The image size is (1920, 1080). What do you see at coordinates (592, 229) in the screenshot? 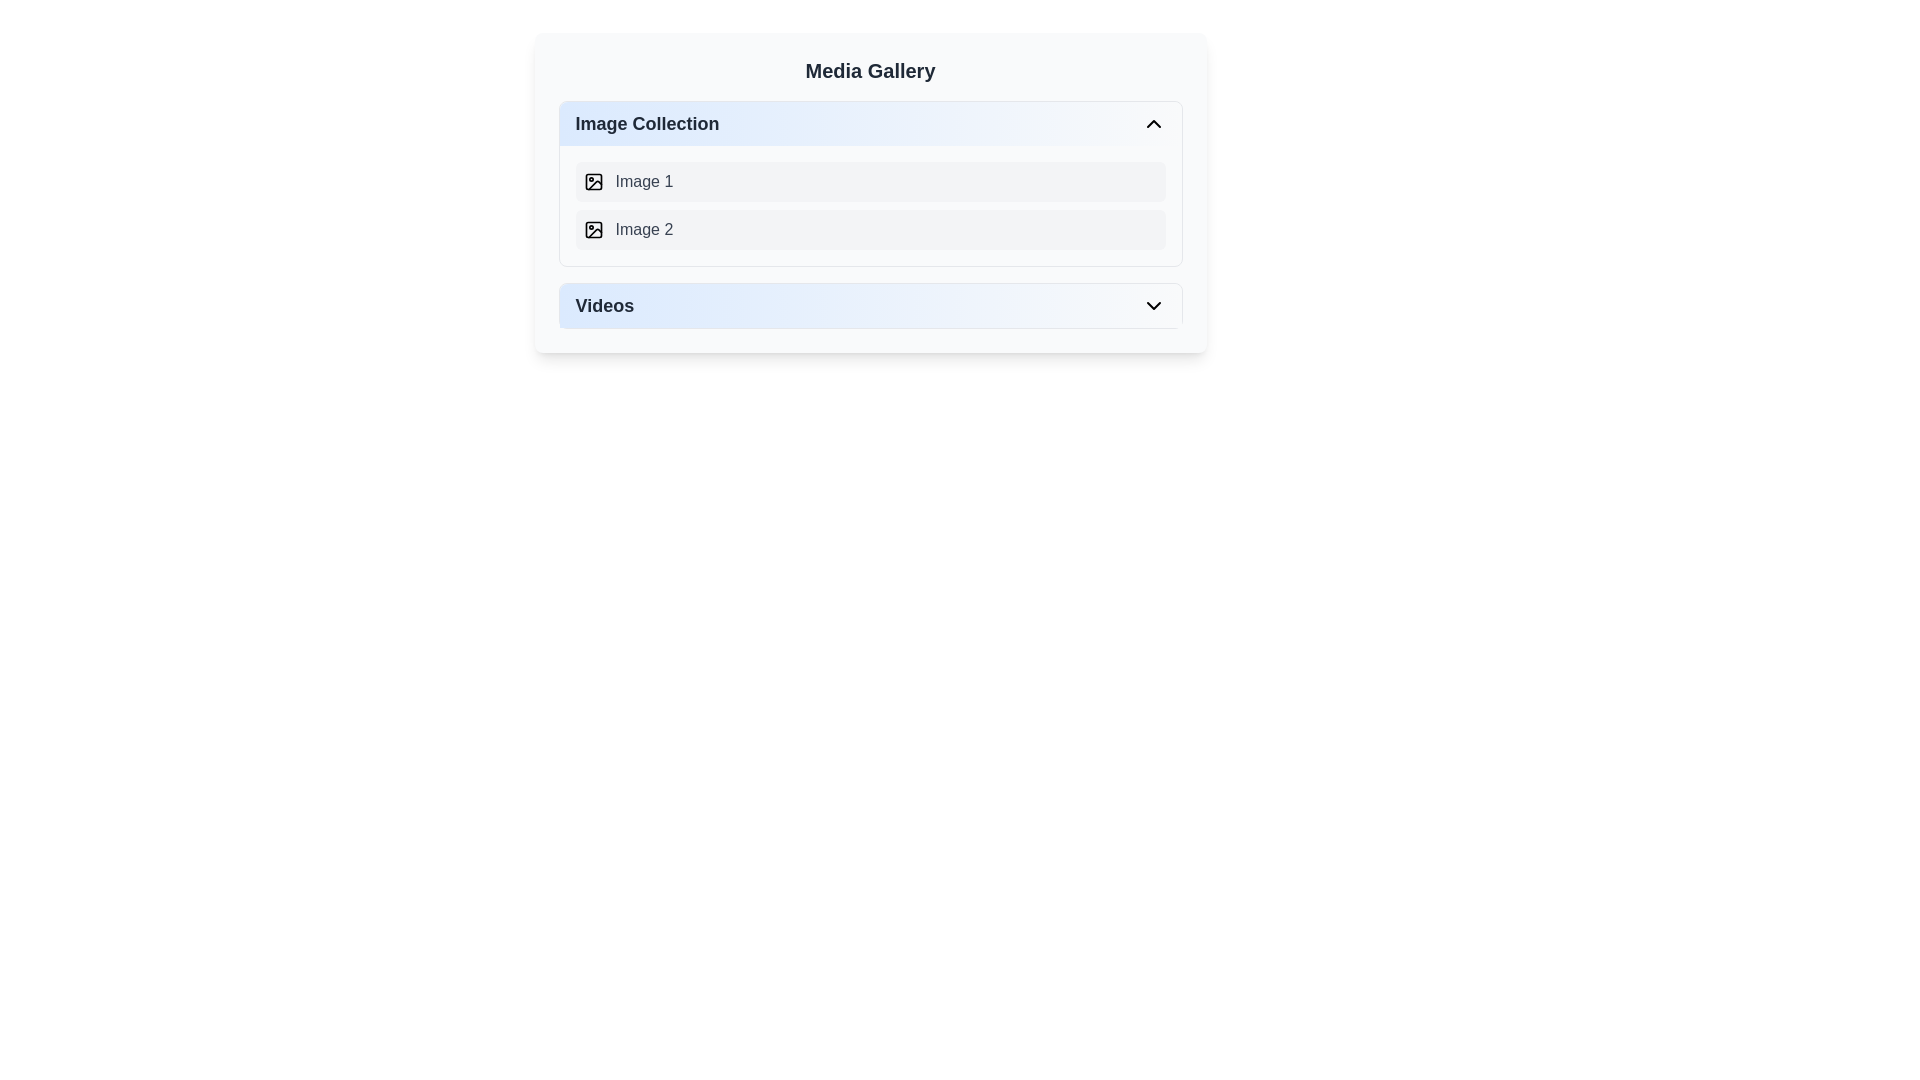
I see `the rounded rectangle representing 'Image 2' in the 'Image Collection' section` at bounding box center [592, 229].